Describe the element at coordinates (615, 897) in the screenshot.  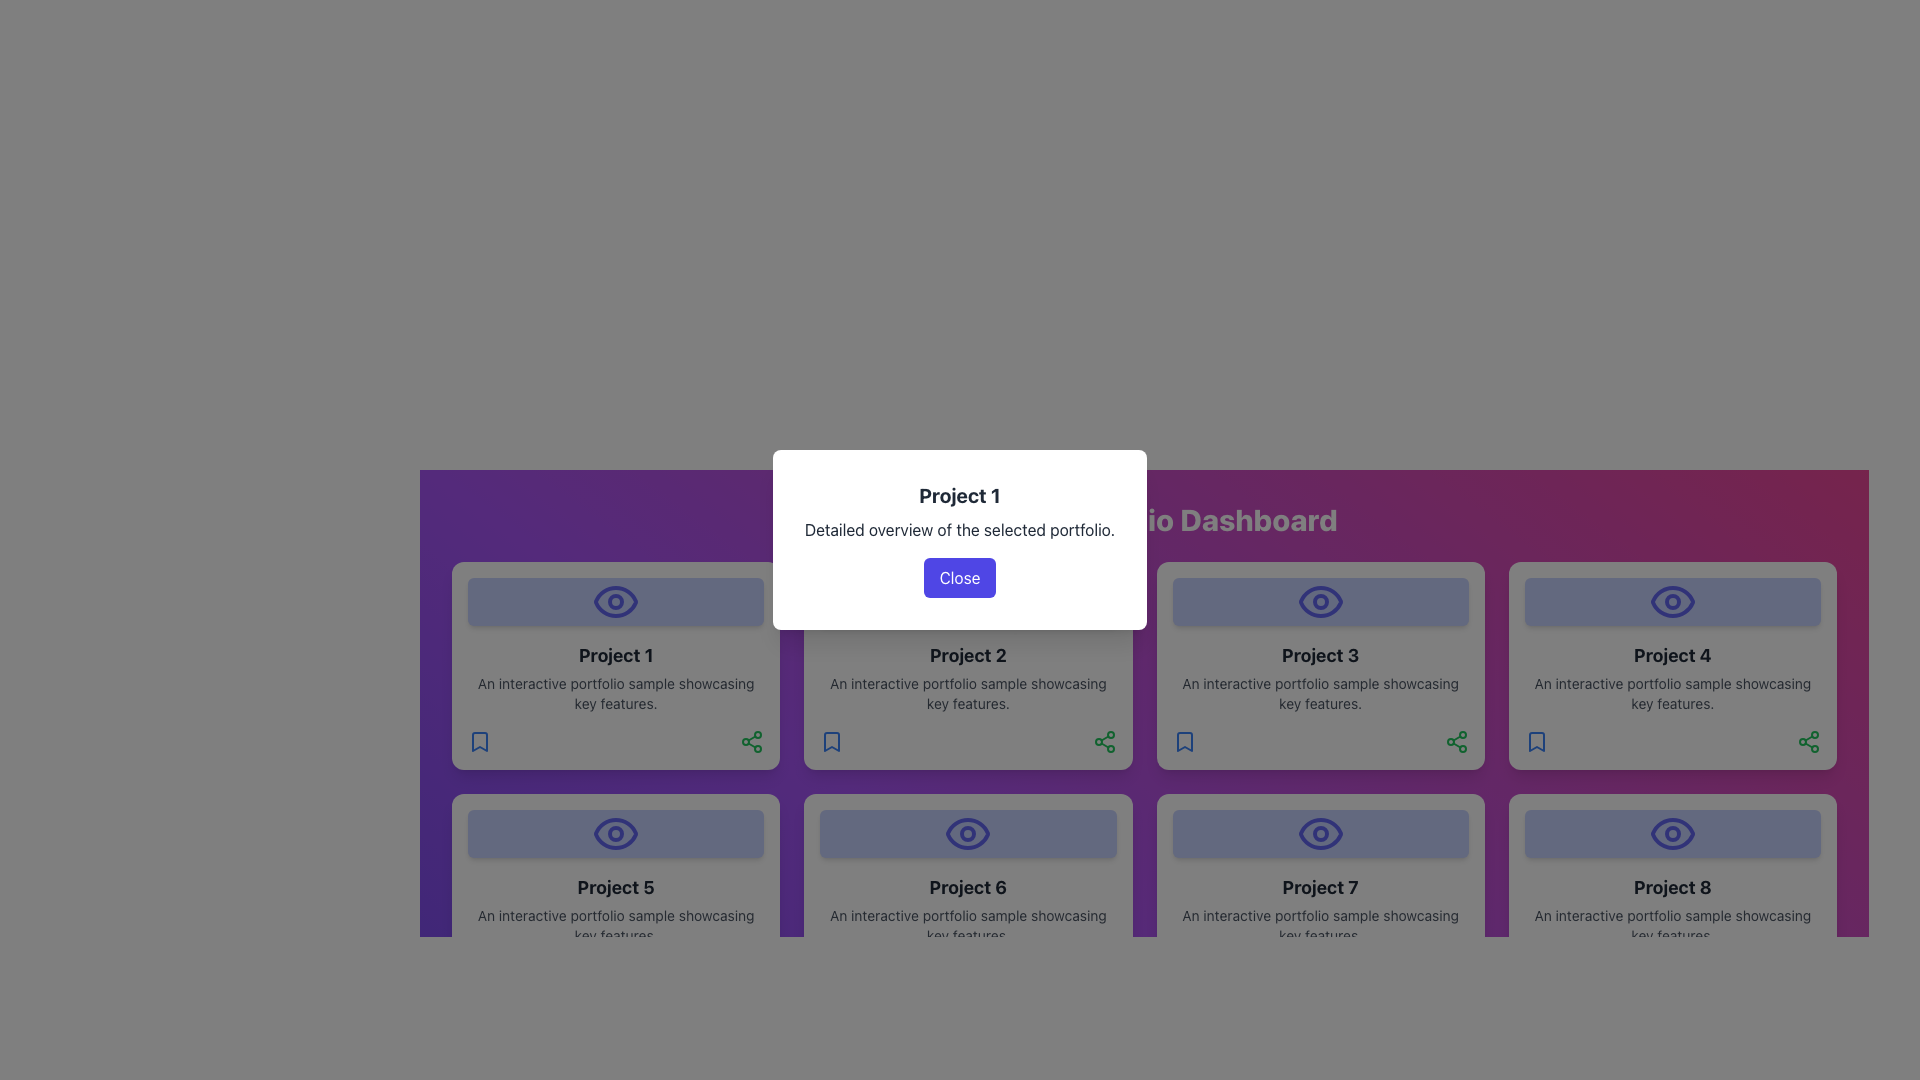
I see `the Informational Card for 'Project 5' located in the second row and first column of the grid` at that location.